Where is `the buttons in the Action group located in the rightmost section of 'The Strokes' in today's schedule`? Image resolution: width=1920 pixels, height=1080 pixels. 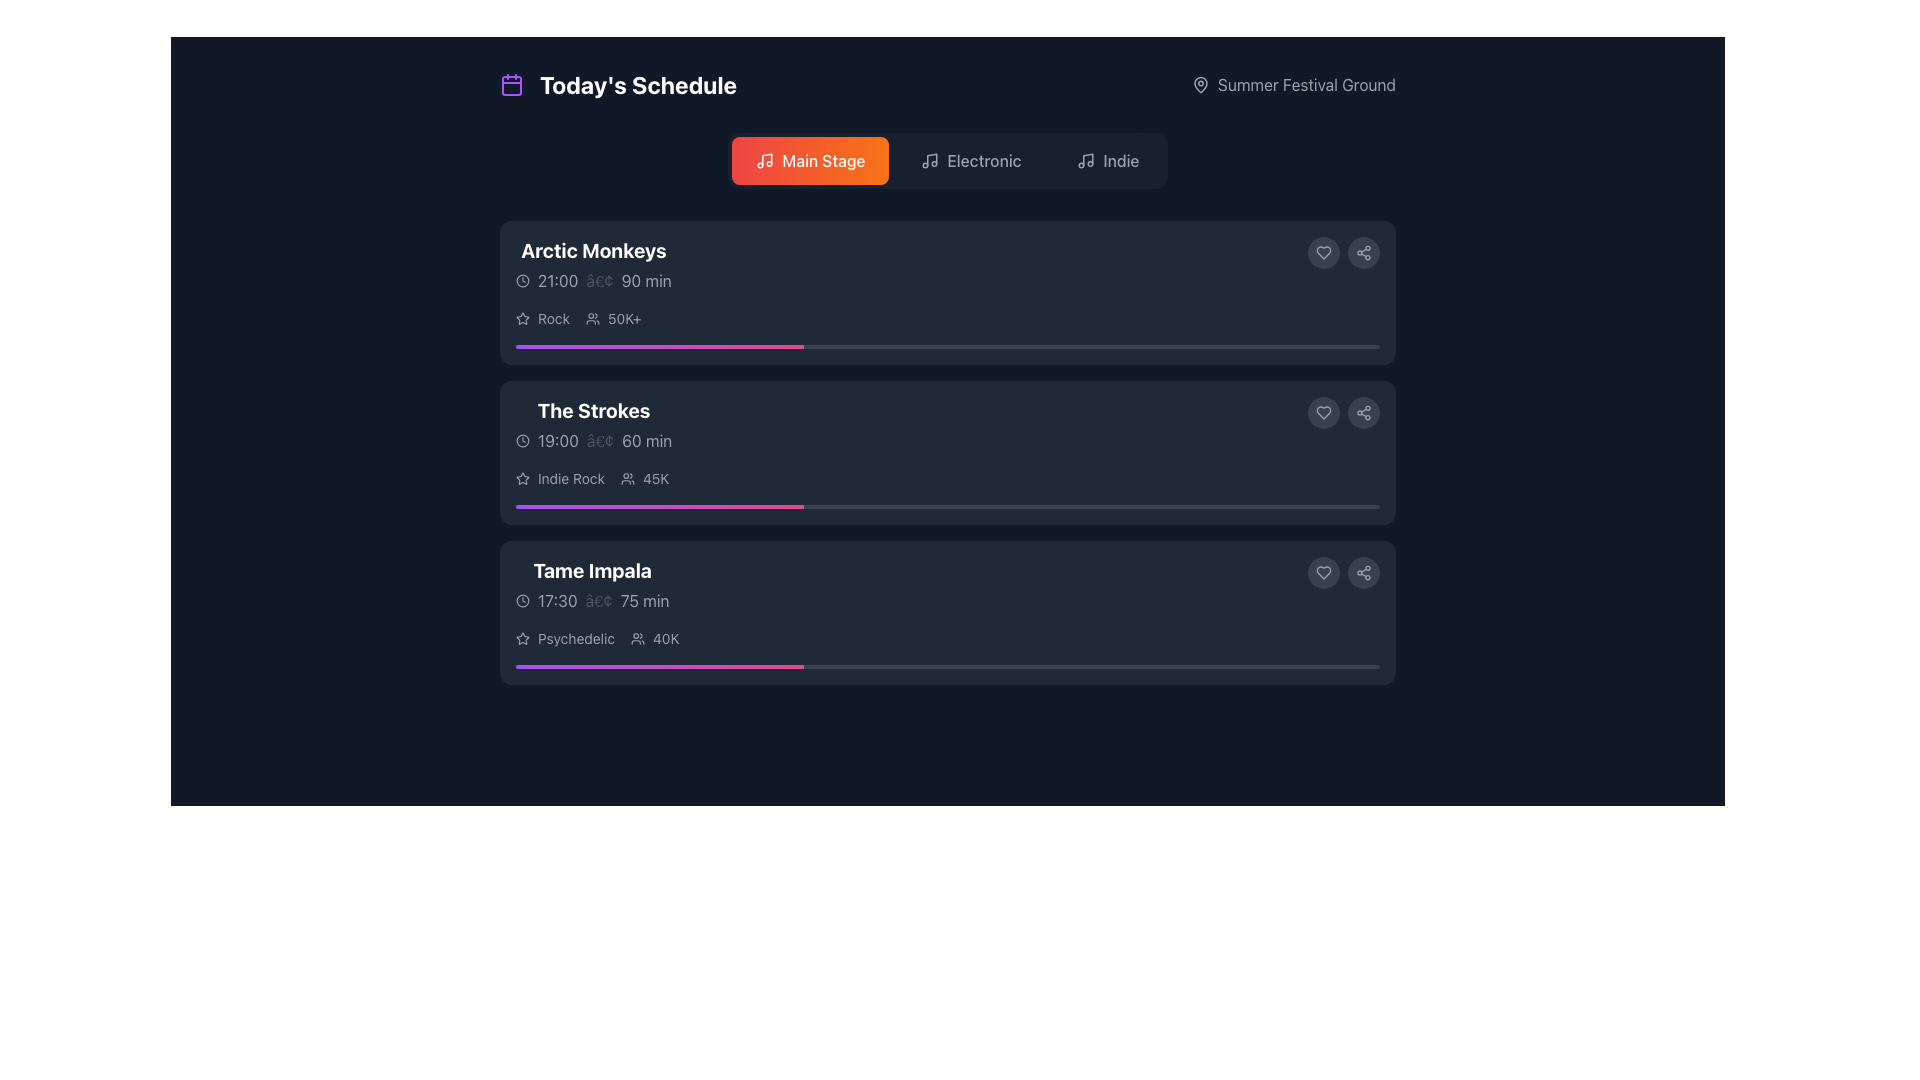
the buttons in the Action group located in the rightmost section of 'The Strokes' in today's schedule is located at coordinates (1344, 411).